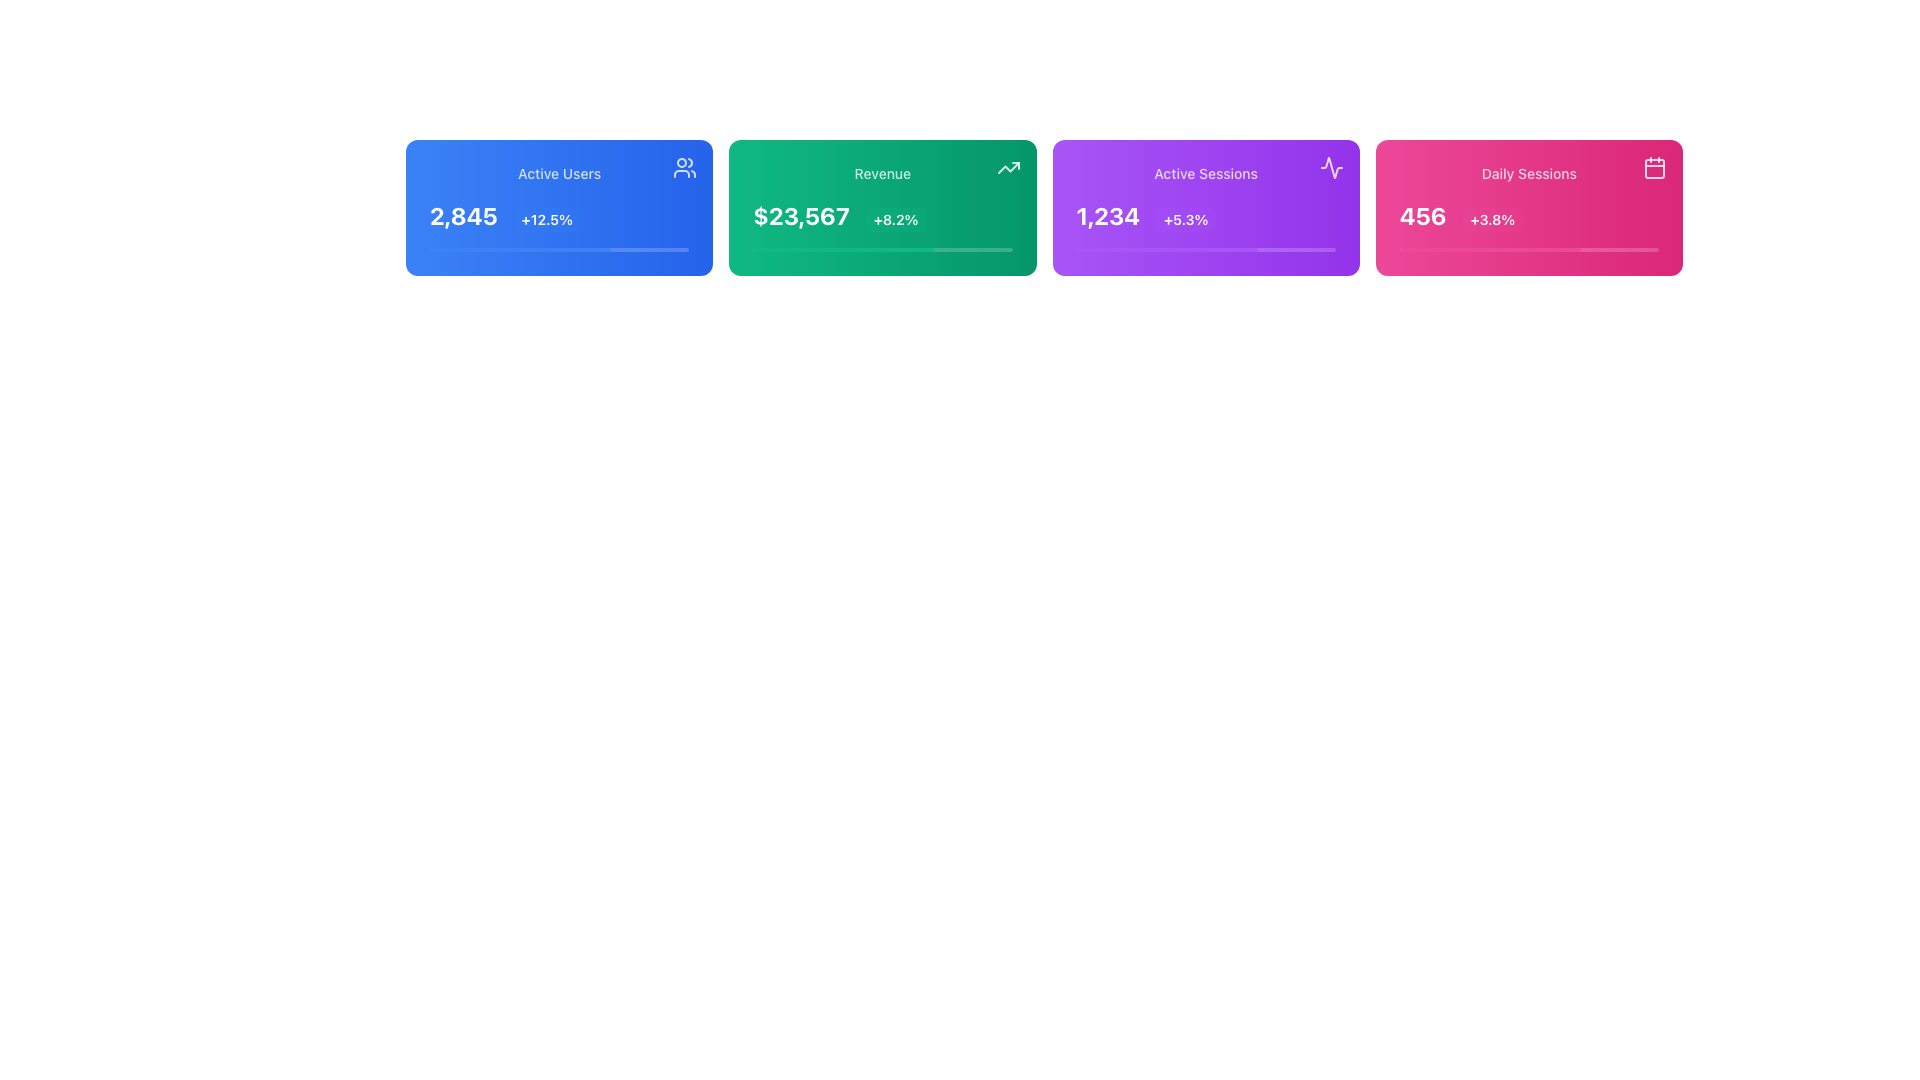 The width and height of the screenshot is (1920, 1080). What do you see at coordinates (801, 216) in the screenshot?
I see `the text displaying '$23,567' within the green card labeled 'Revenue', which is prominently styled and located to the left as the first piece of information under the title` at bounding box center [801, 216].